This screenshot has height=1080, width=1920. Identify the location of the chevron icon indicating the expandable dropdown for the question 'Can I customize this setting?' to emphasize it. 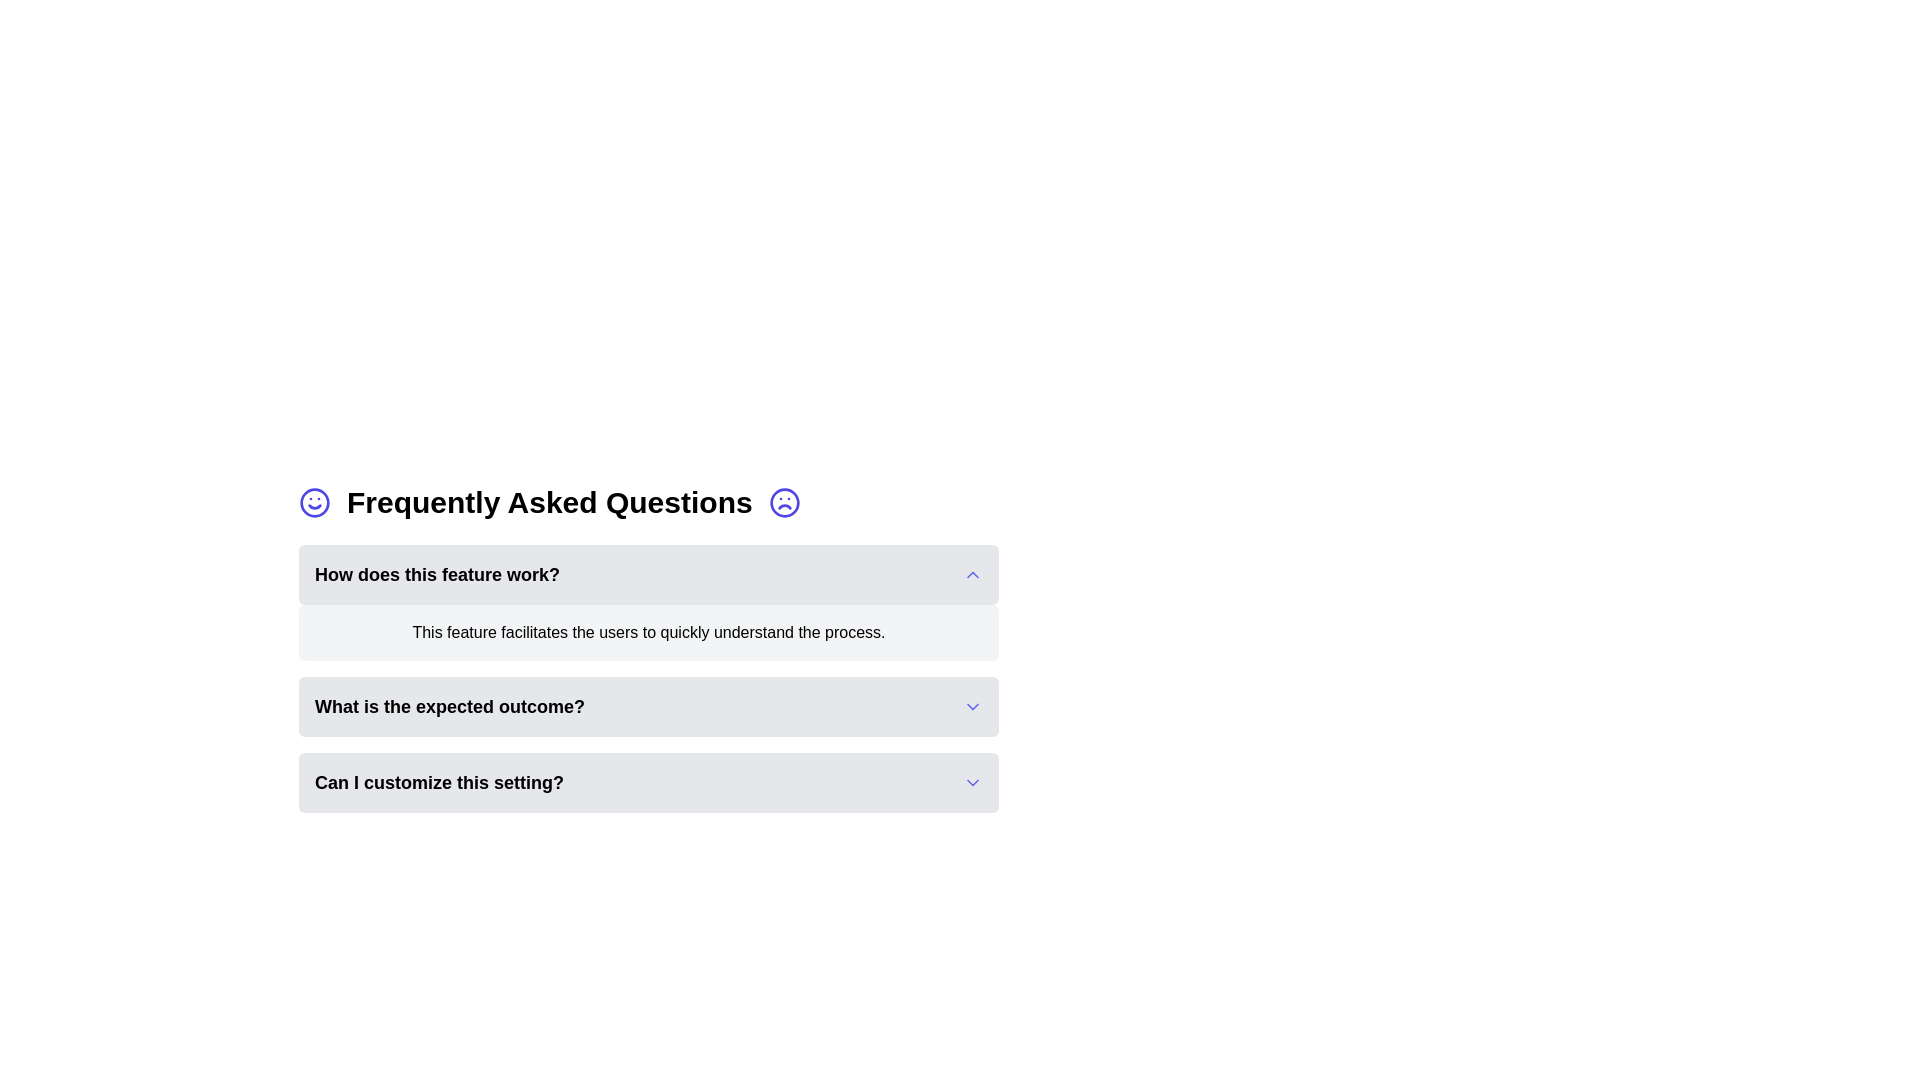
(973, 782).